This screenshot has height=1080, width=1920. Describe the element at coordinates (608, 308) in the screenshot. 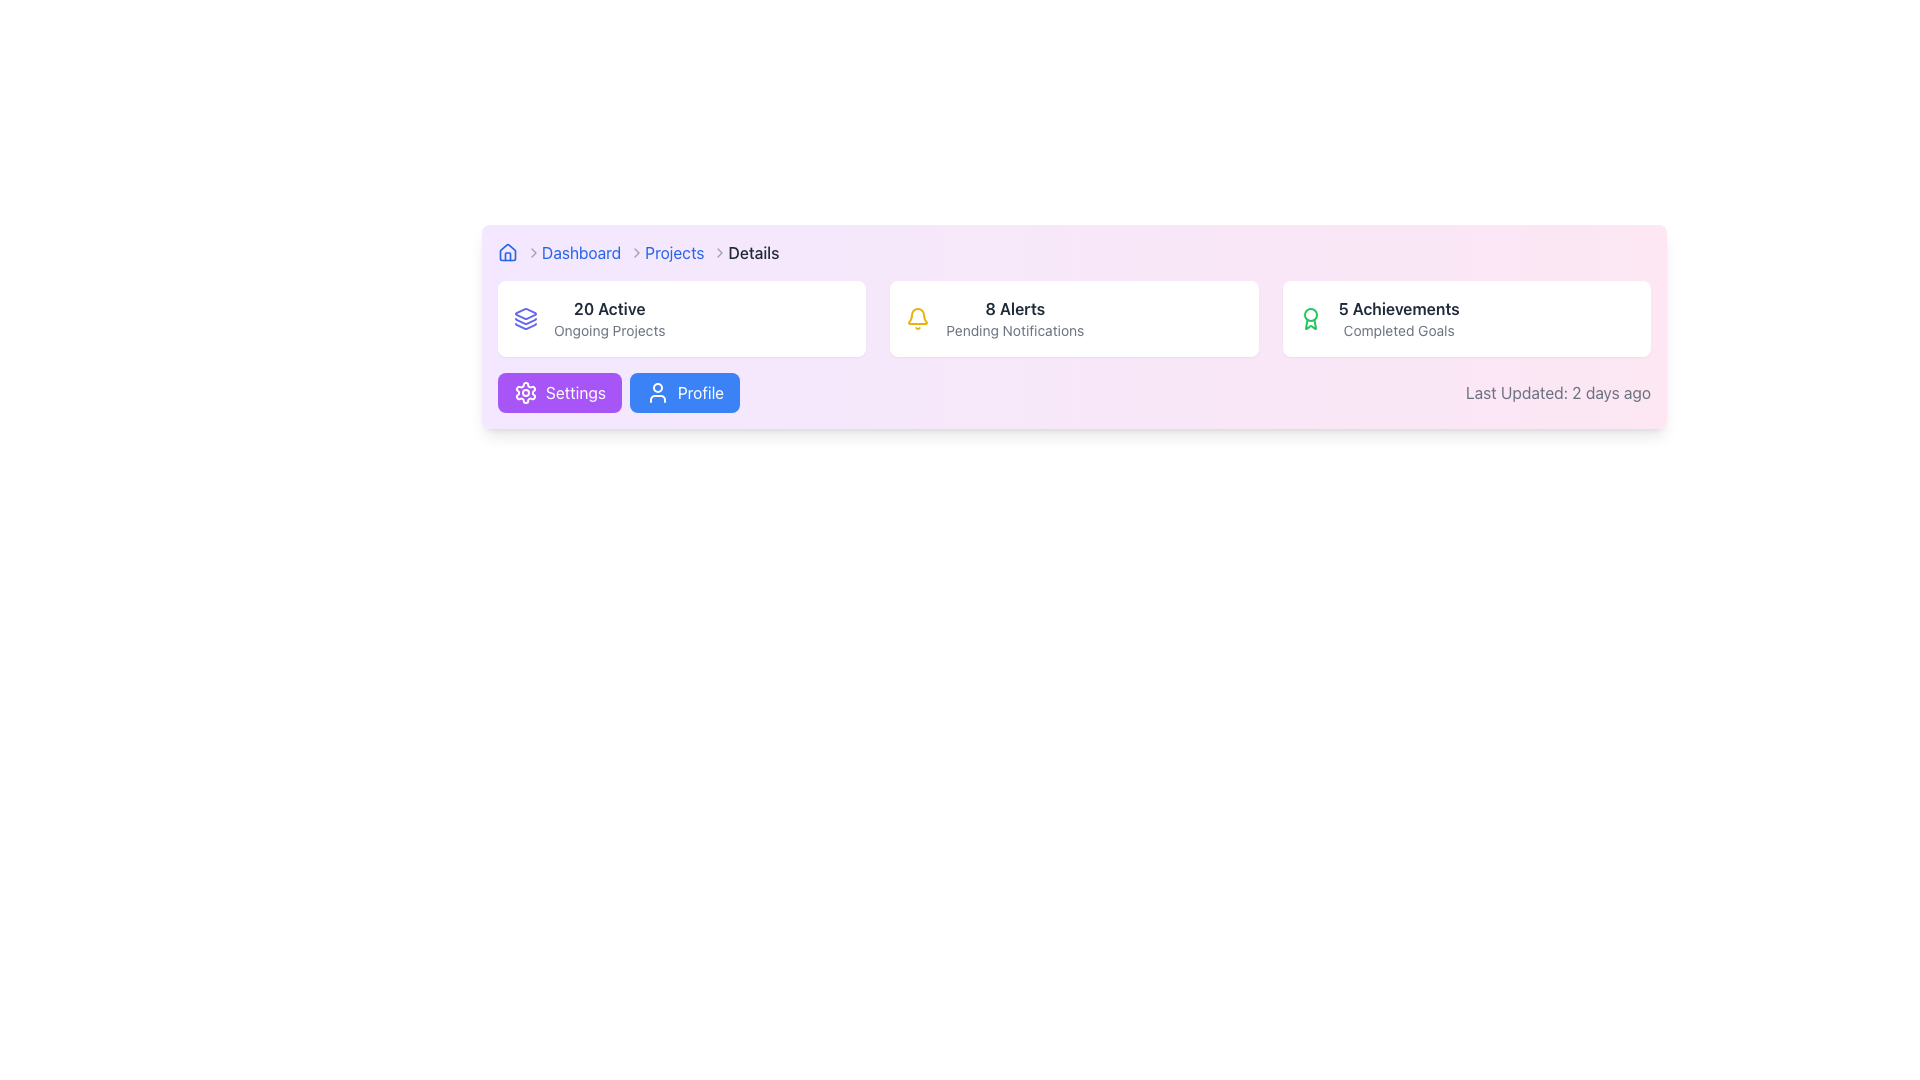

I see `text from the Text Label element that displays '20 Active', which is styled in bold, dark-gray and is positioned above 'Ongoing Projects'` at that location.